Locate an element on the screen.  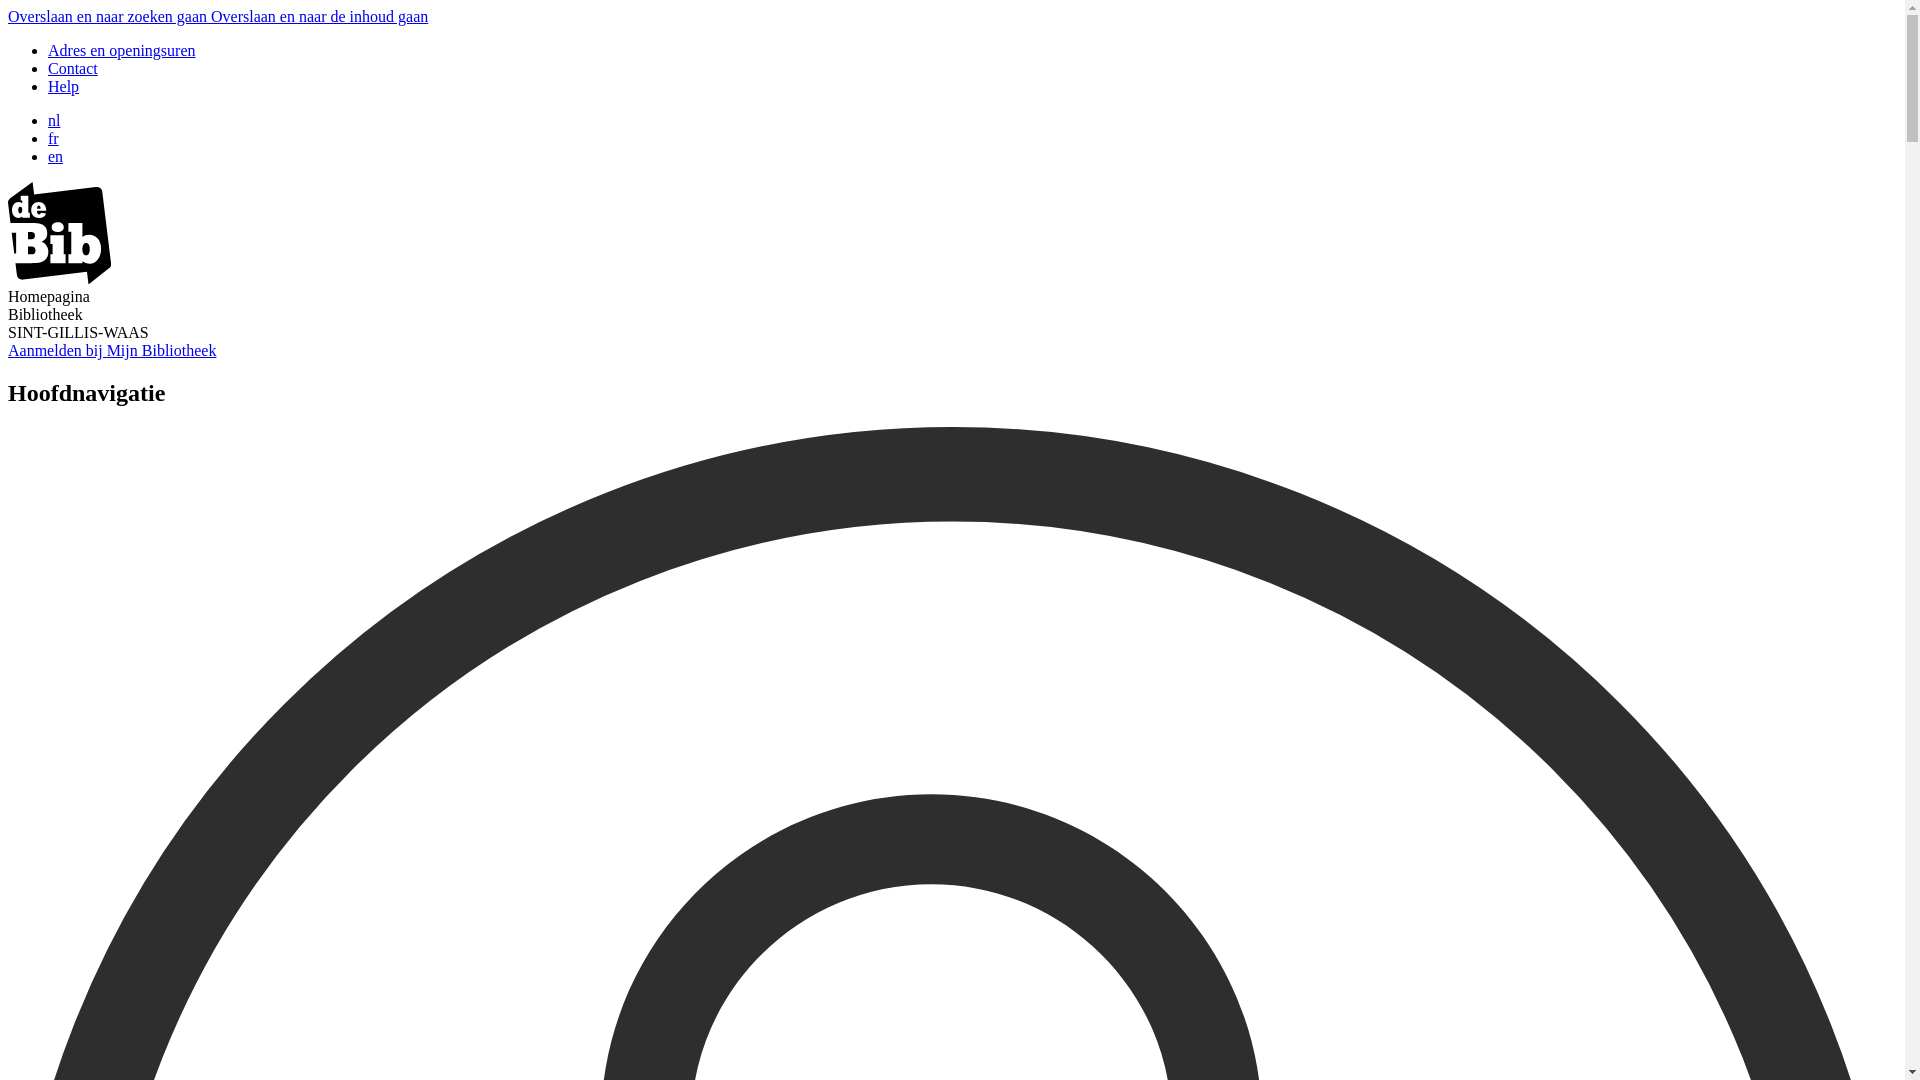
'Overslaan en naar de inhoud gaan' is located at coordinates (318, 16).